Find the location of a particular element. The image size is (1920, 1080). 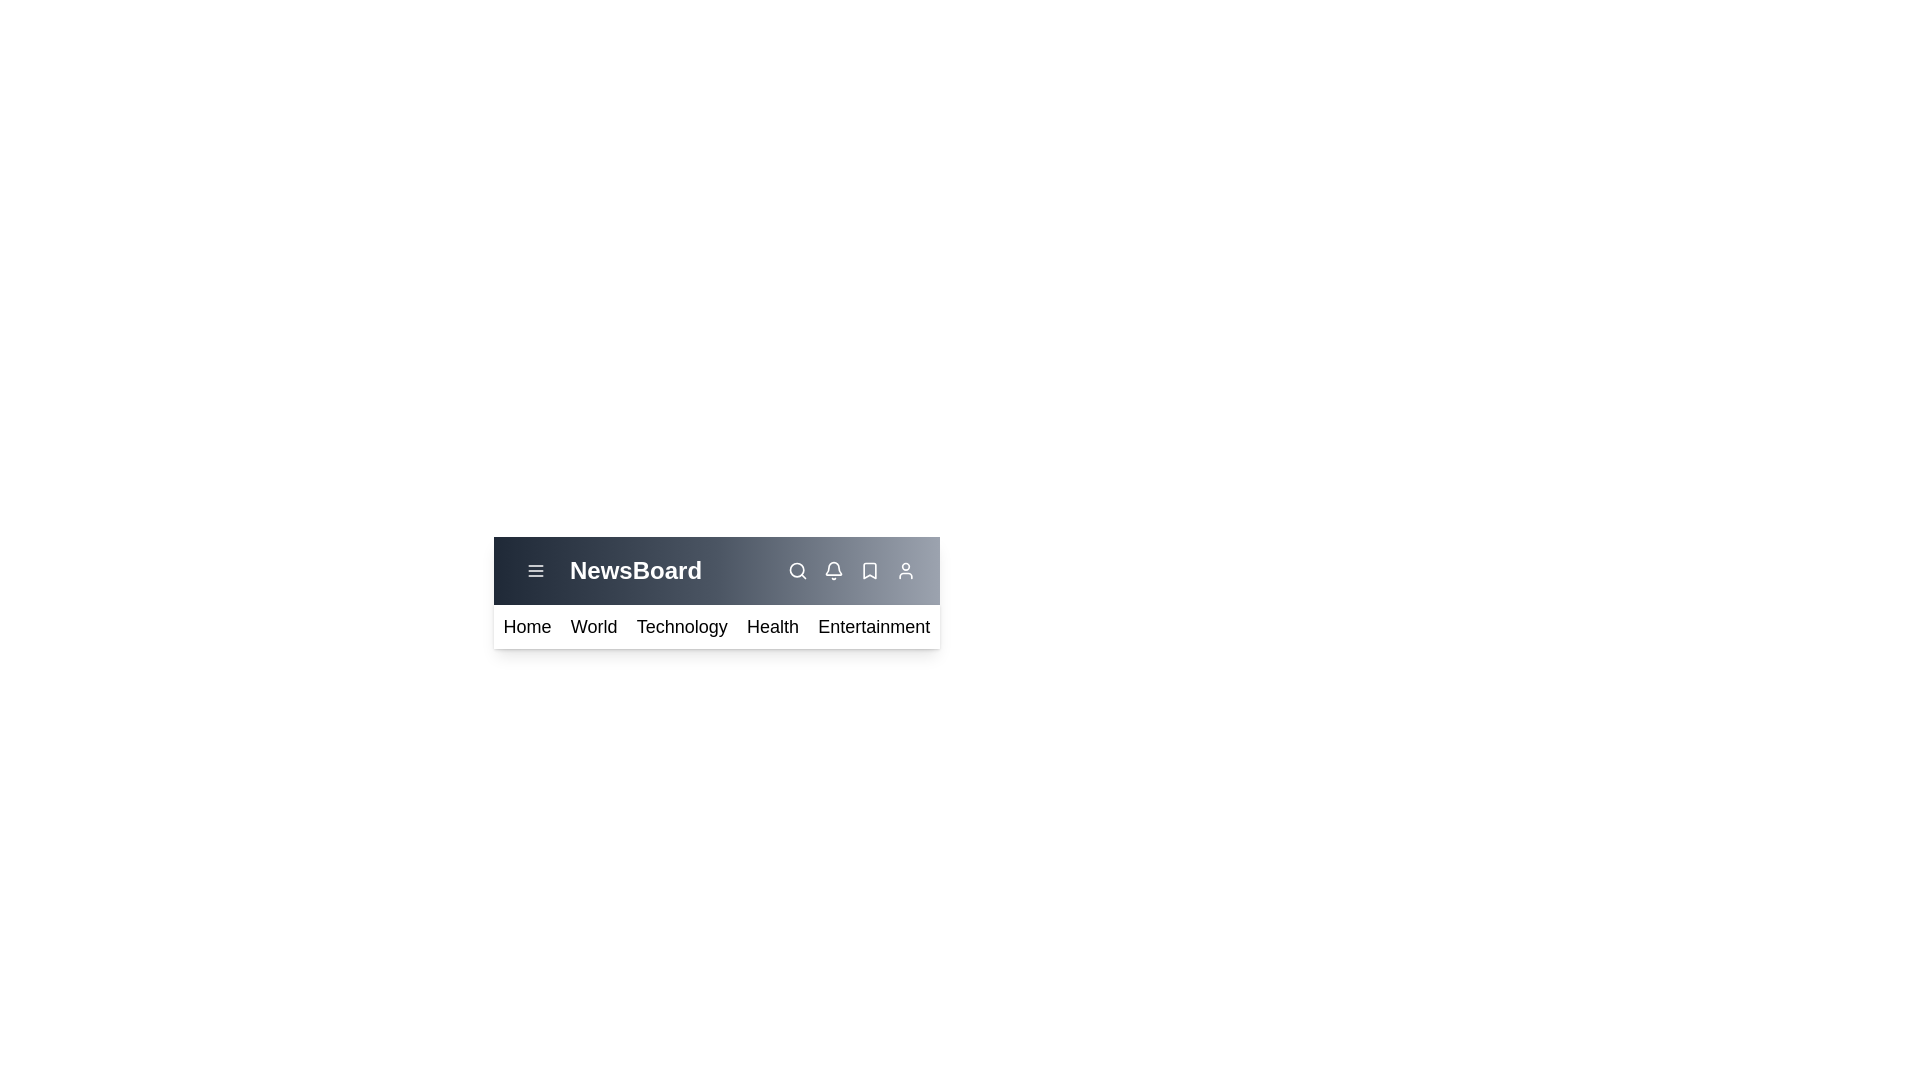

the menu toggle button to toggle the menu visibility is located at coordinates (536, 570).